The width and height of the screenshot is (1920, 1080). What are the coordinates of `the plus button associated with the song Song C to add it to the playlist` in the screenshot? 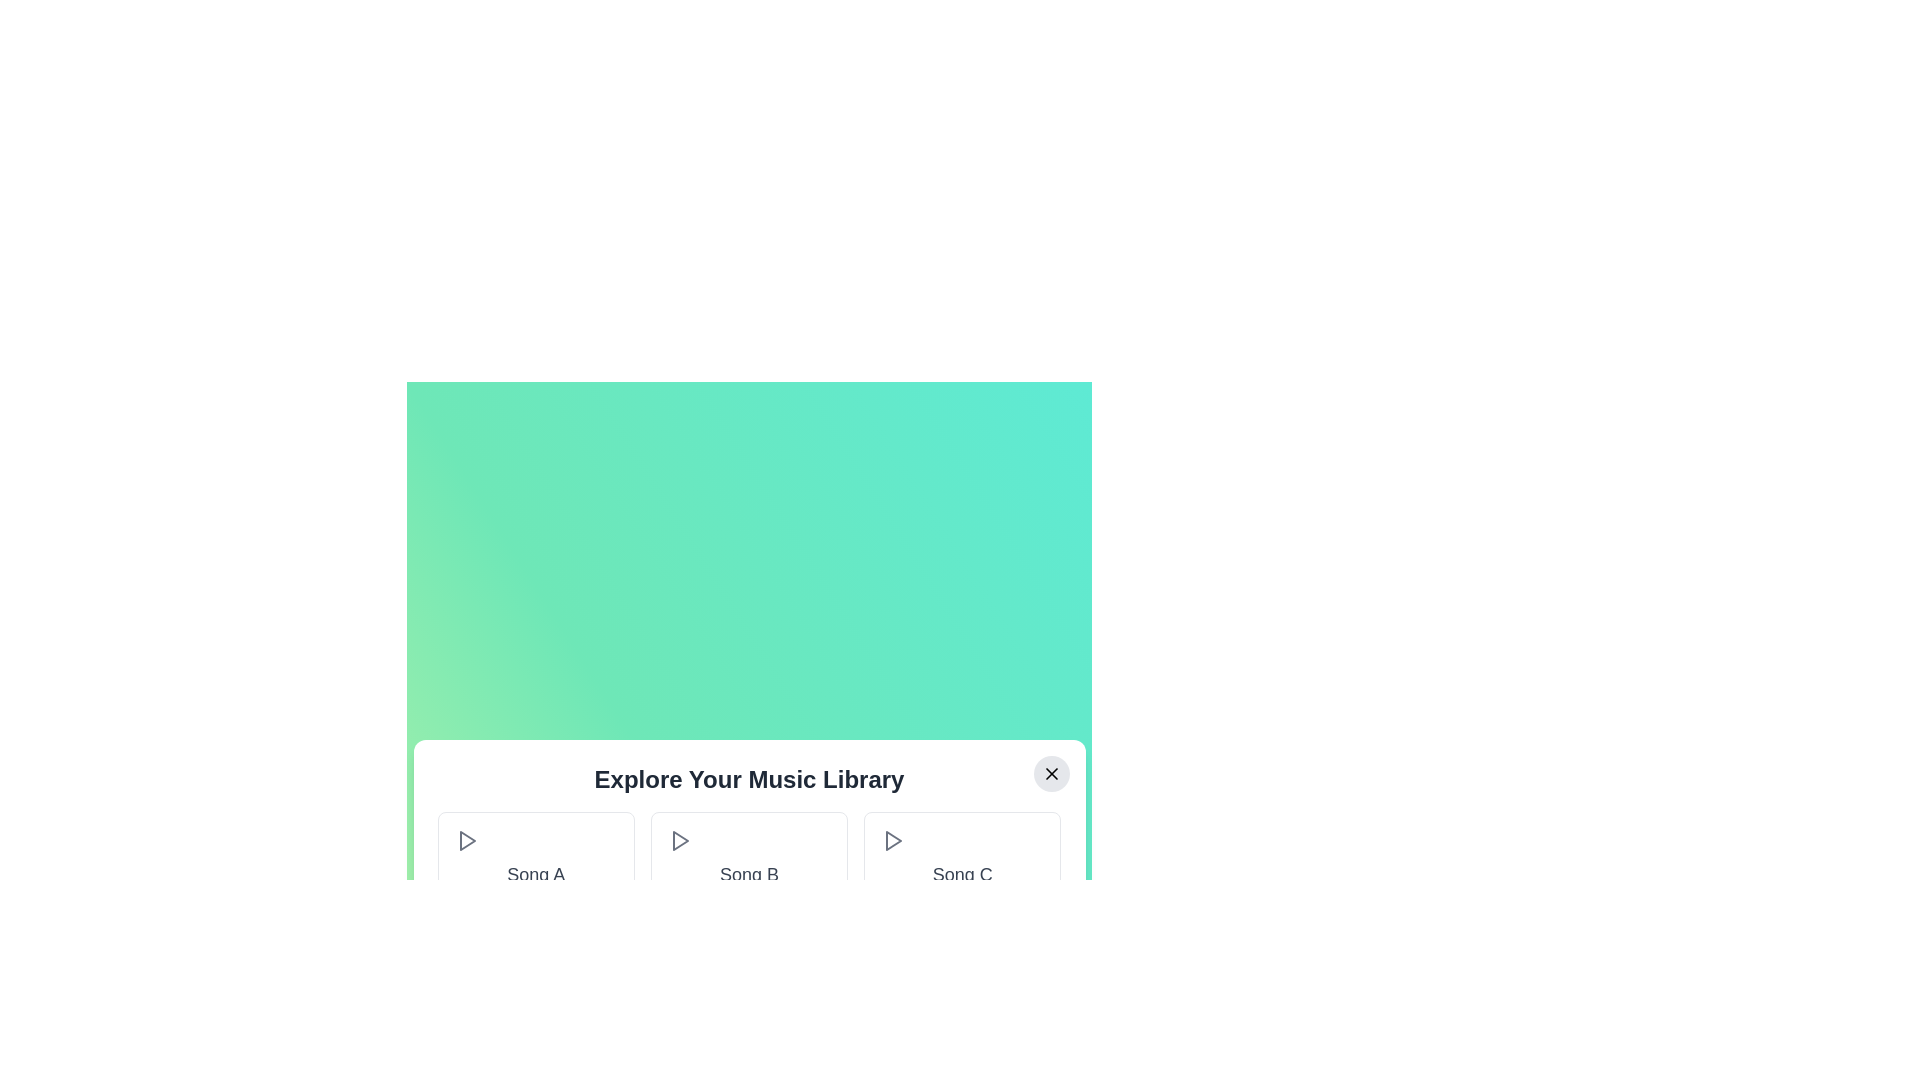 It's located at (1032, 909).